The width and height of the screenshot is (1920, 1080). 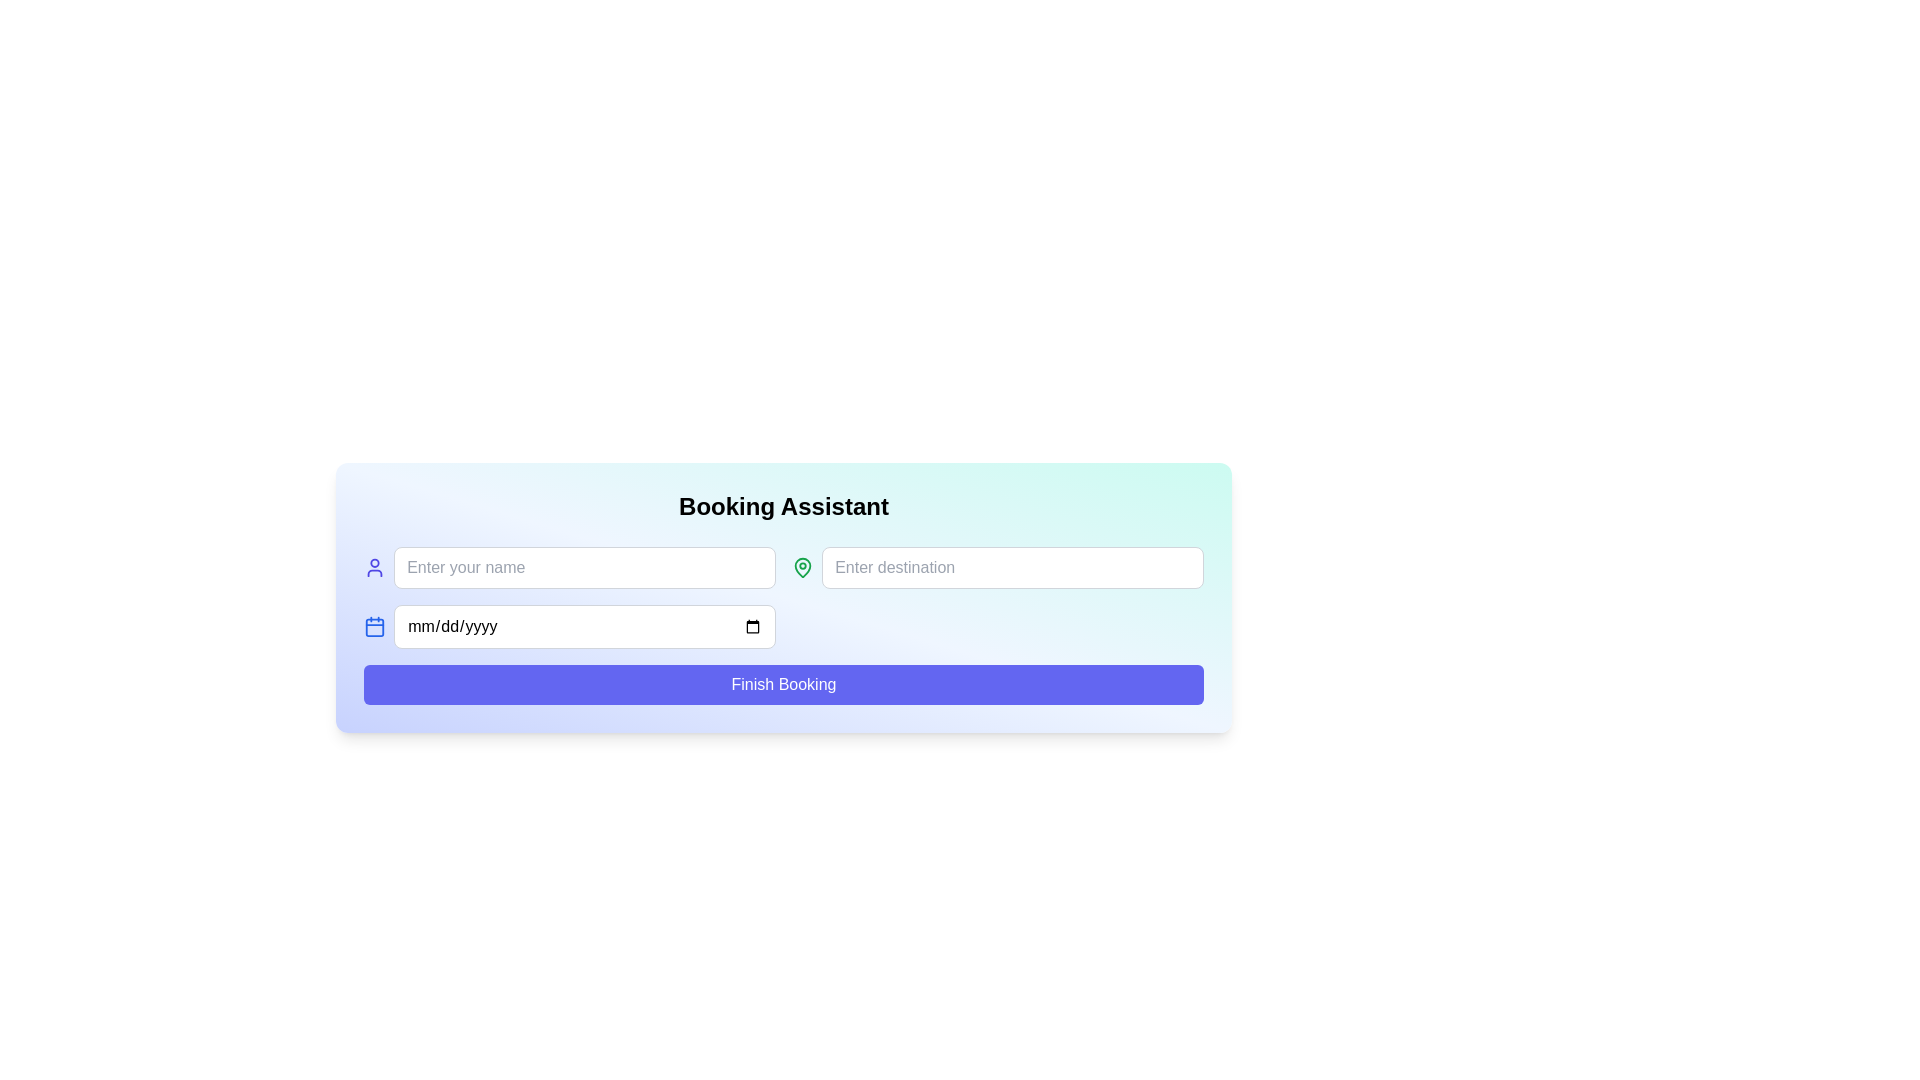 What do you see at coordinates (374, 626) in the screenshot?
I see `the blue calendar icon, which is positioned to the left of the input field labeled 'mm/dd/yyyy'` at bounding box center [374, 626].